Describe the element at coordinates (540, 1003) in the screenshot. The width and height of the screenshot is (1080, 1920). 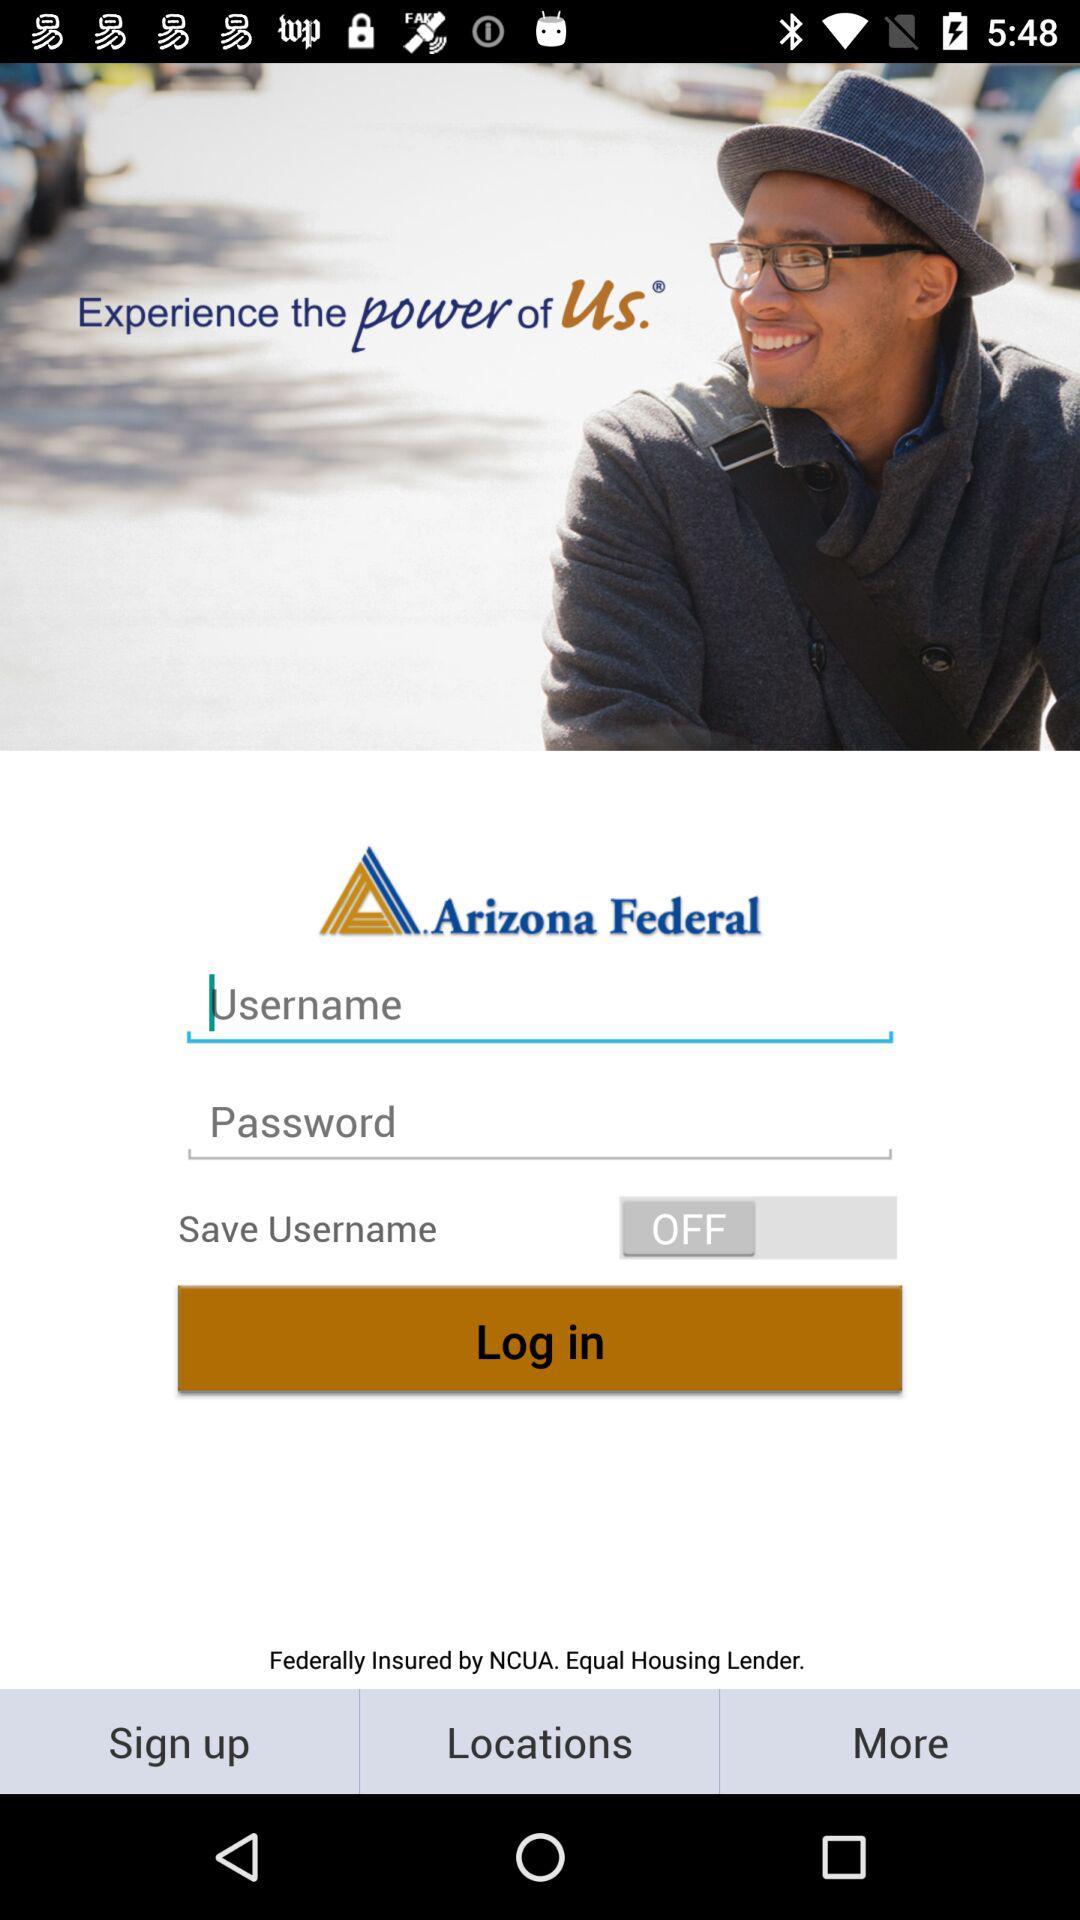
I see `the text box contain name username` at that location.